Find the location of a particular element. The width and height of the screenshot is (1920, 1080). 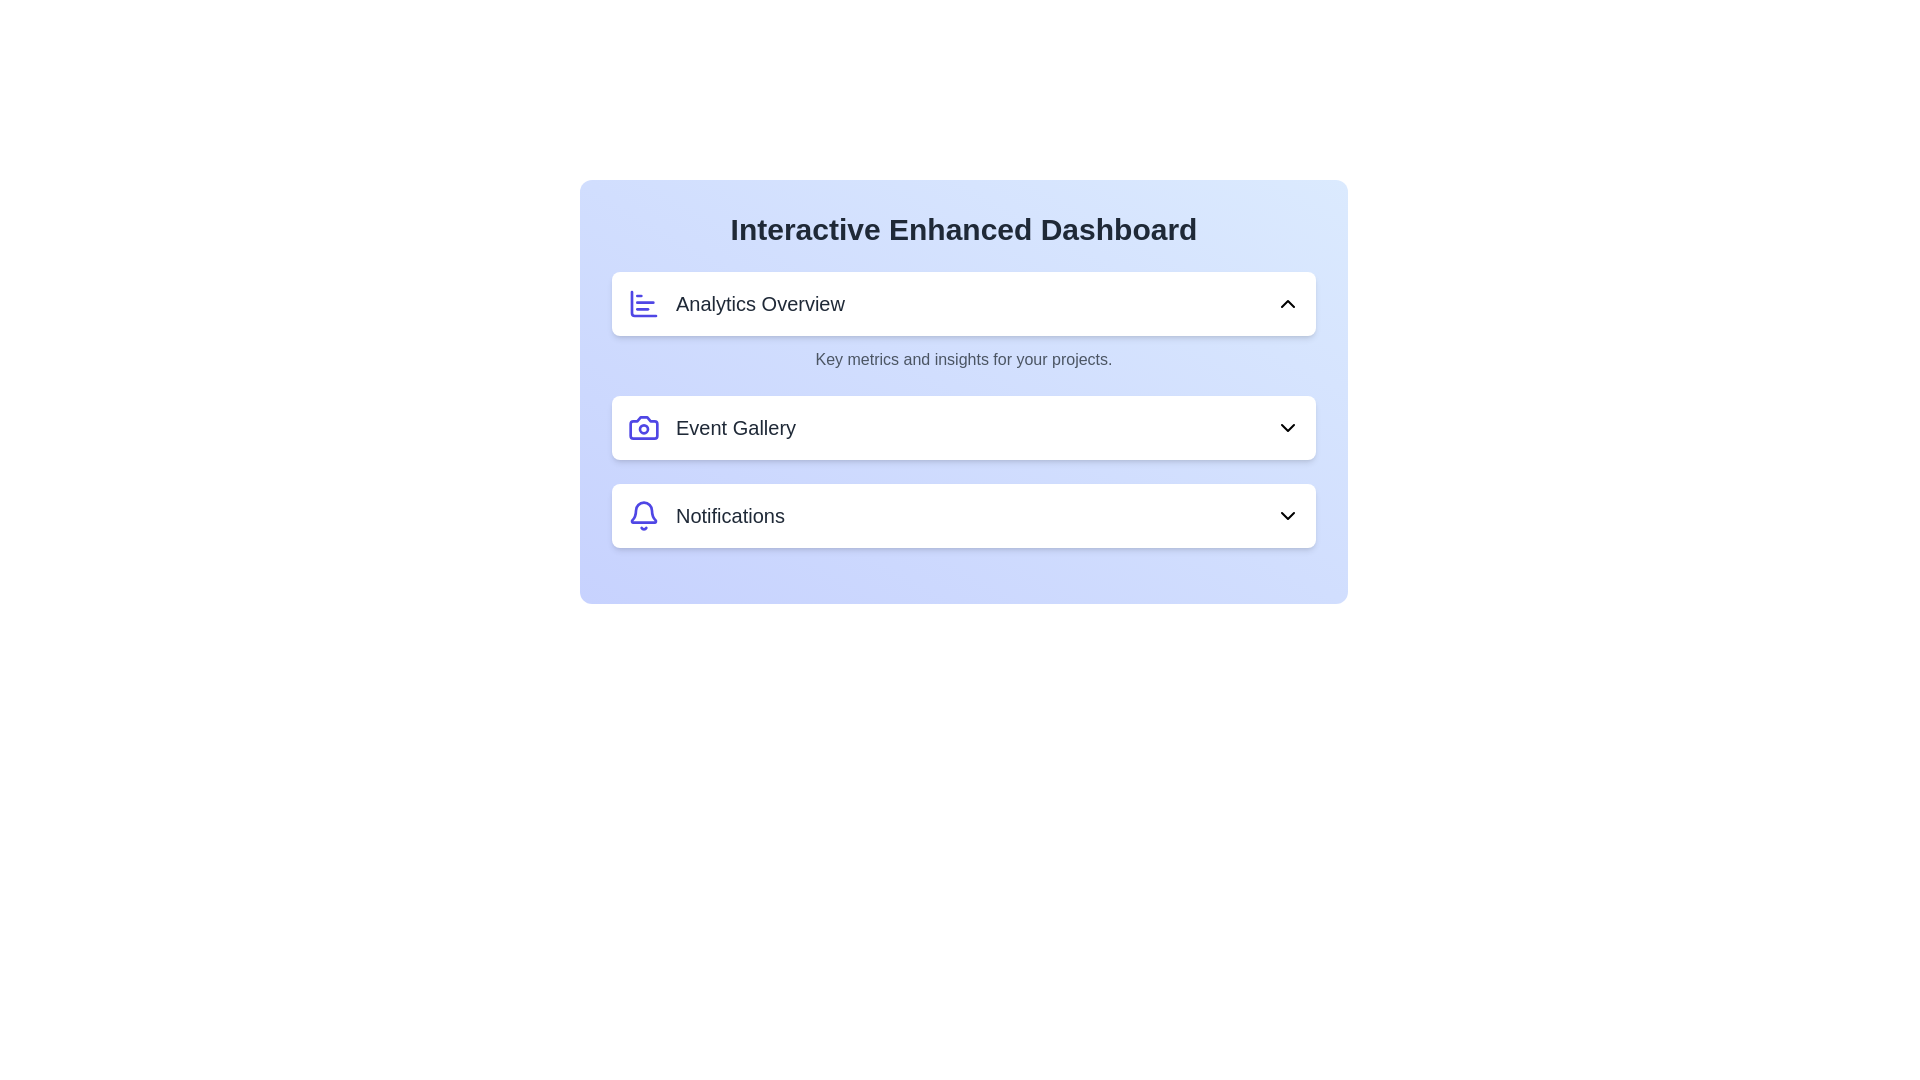

the icon of the Analytics Overview section is located at coordinates (643, 304).